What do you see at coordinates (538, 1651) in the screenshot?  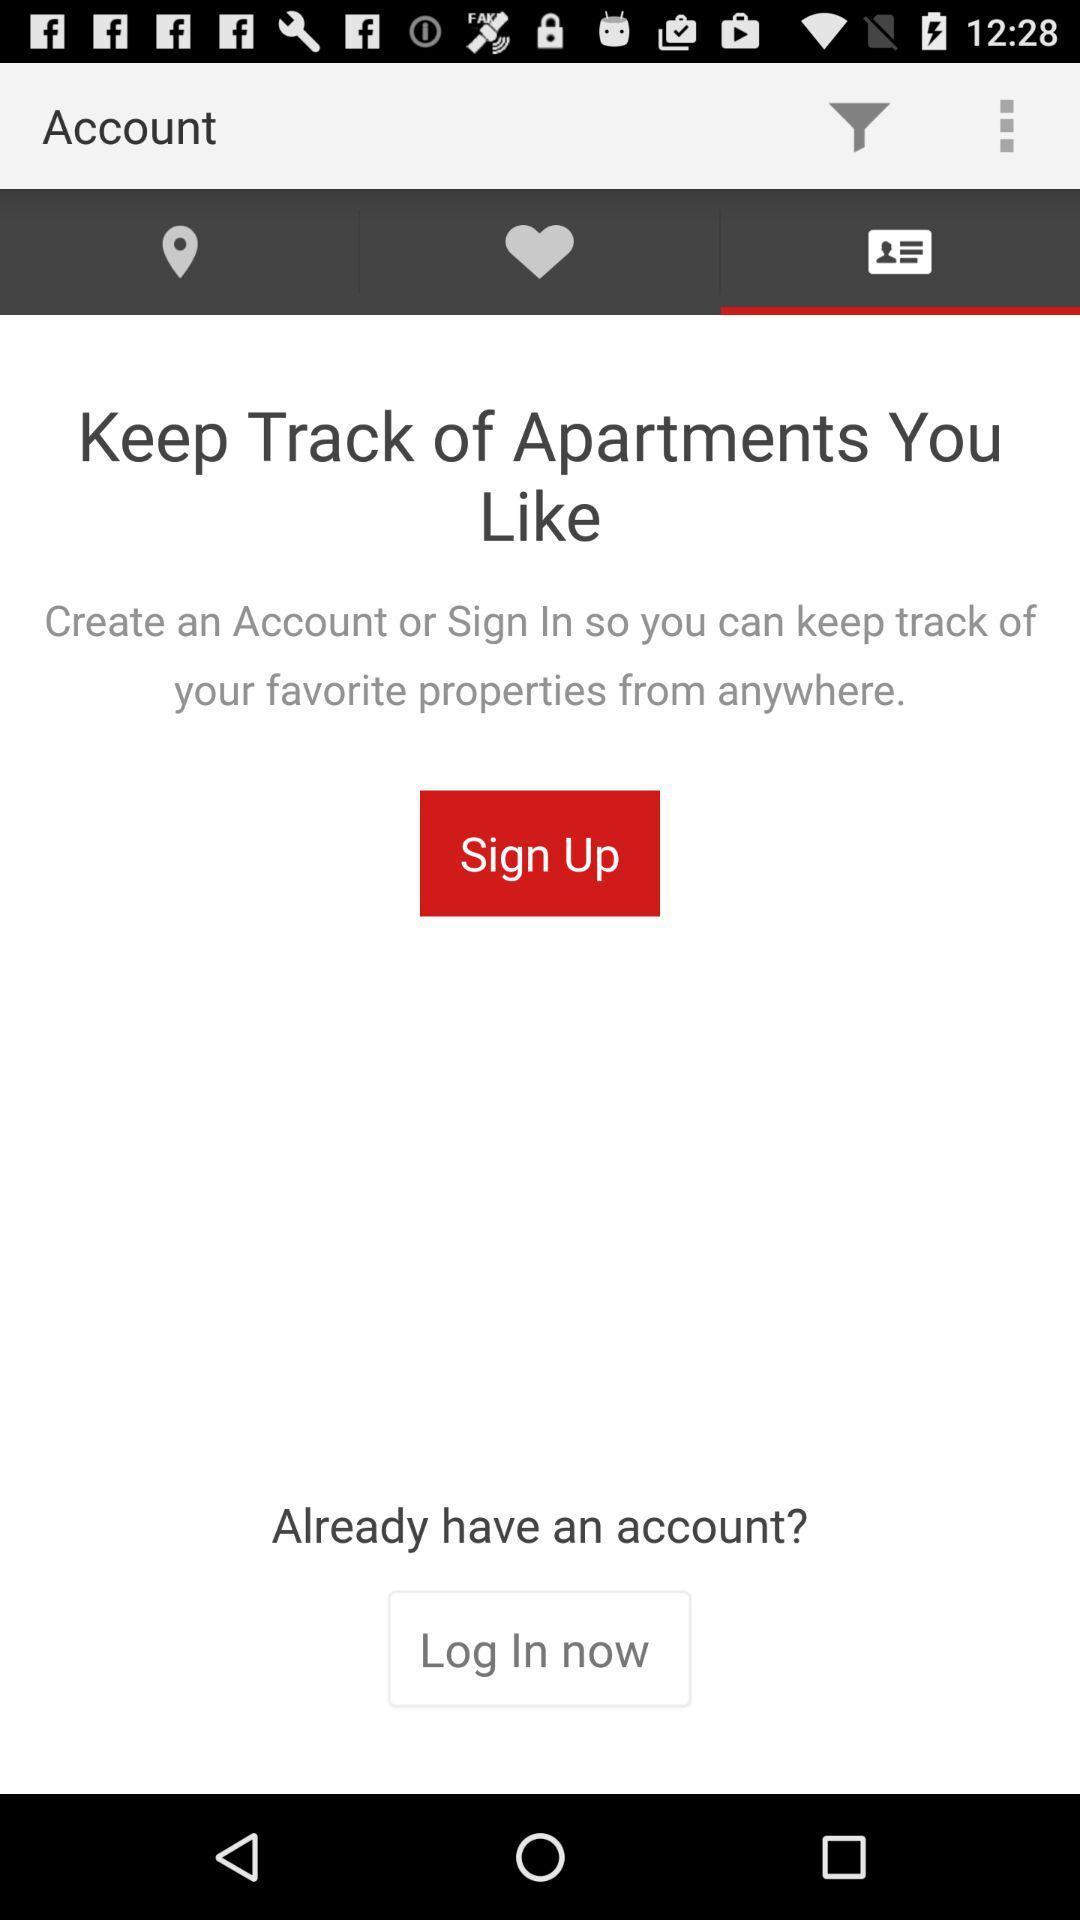 I see `the icon below the already have an item` at bounding box center [538, 1651].